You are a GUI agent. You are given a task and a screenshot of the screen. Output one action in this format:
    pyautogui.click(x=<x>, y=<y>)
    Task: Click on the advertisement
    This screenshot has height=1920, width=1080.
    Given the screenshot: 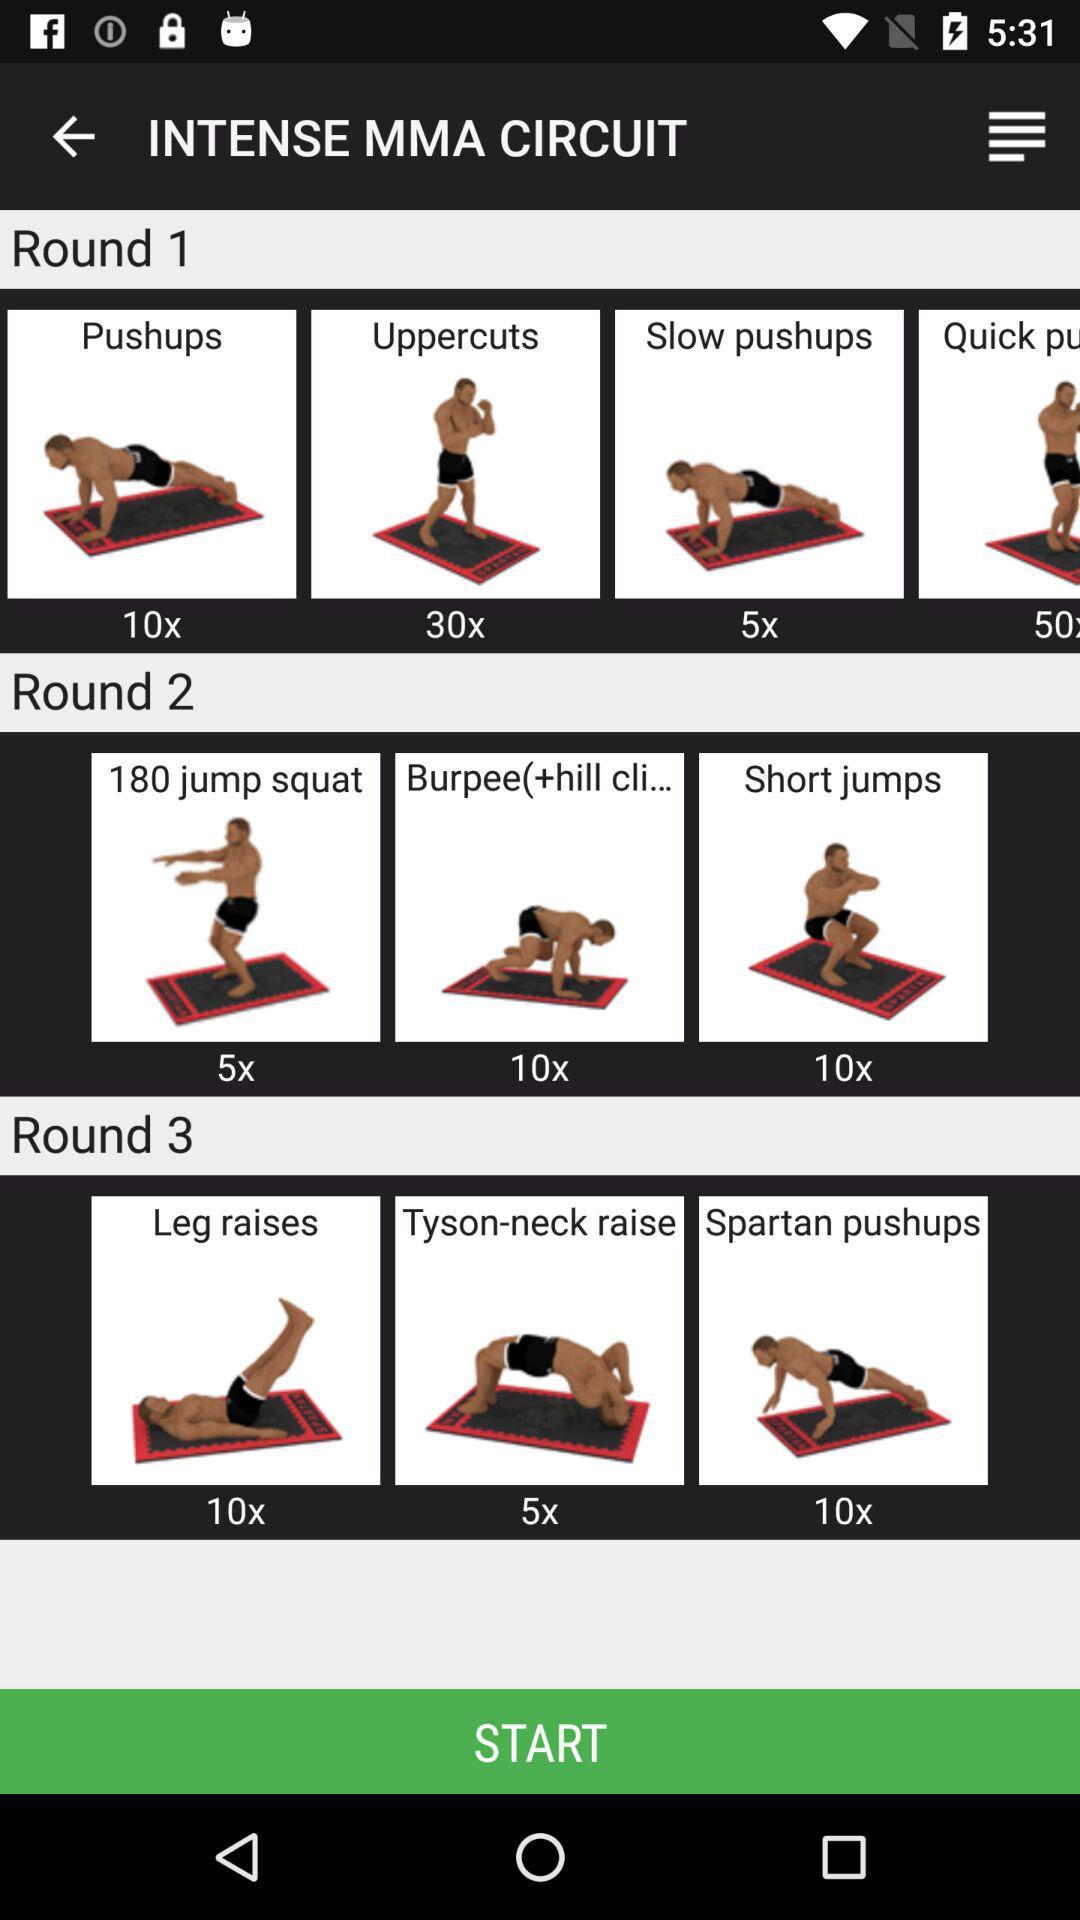 What is the action you would take?
    pyautogui.click(x=843, y=1363)
    